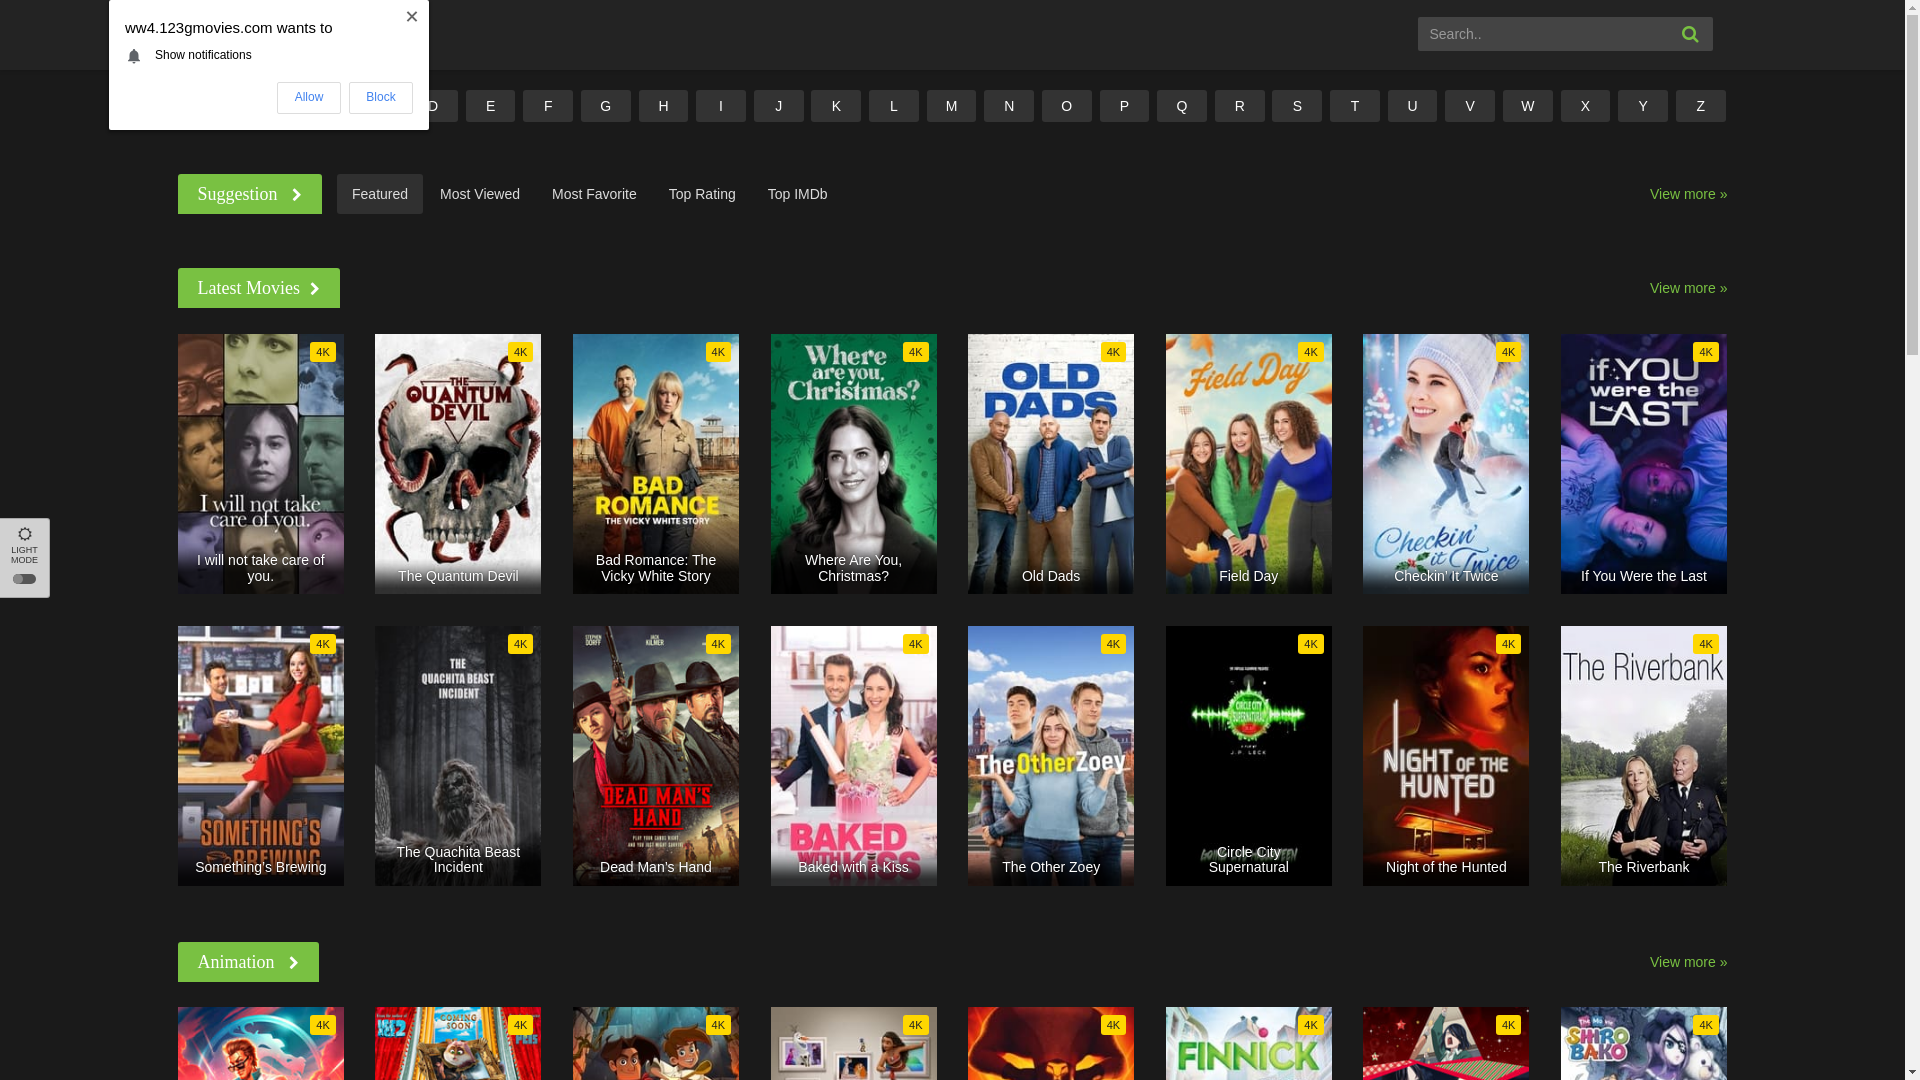  What do you see at coordinates (490, 105) in the screenshot?
I see `'E'` at bounding box center [490, 105].